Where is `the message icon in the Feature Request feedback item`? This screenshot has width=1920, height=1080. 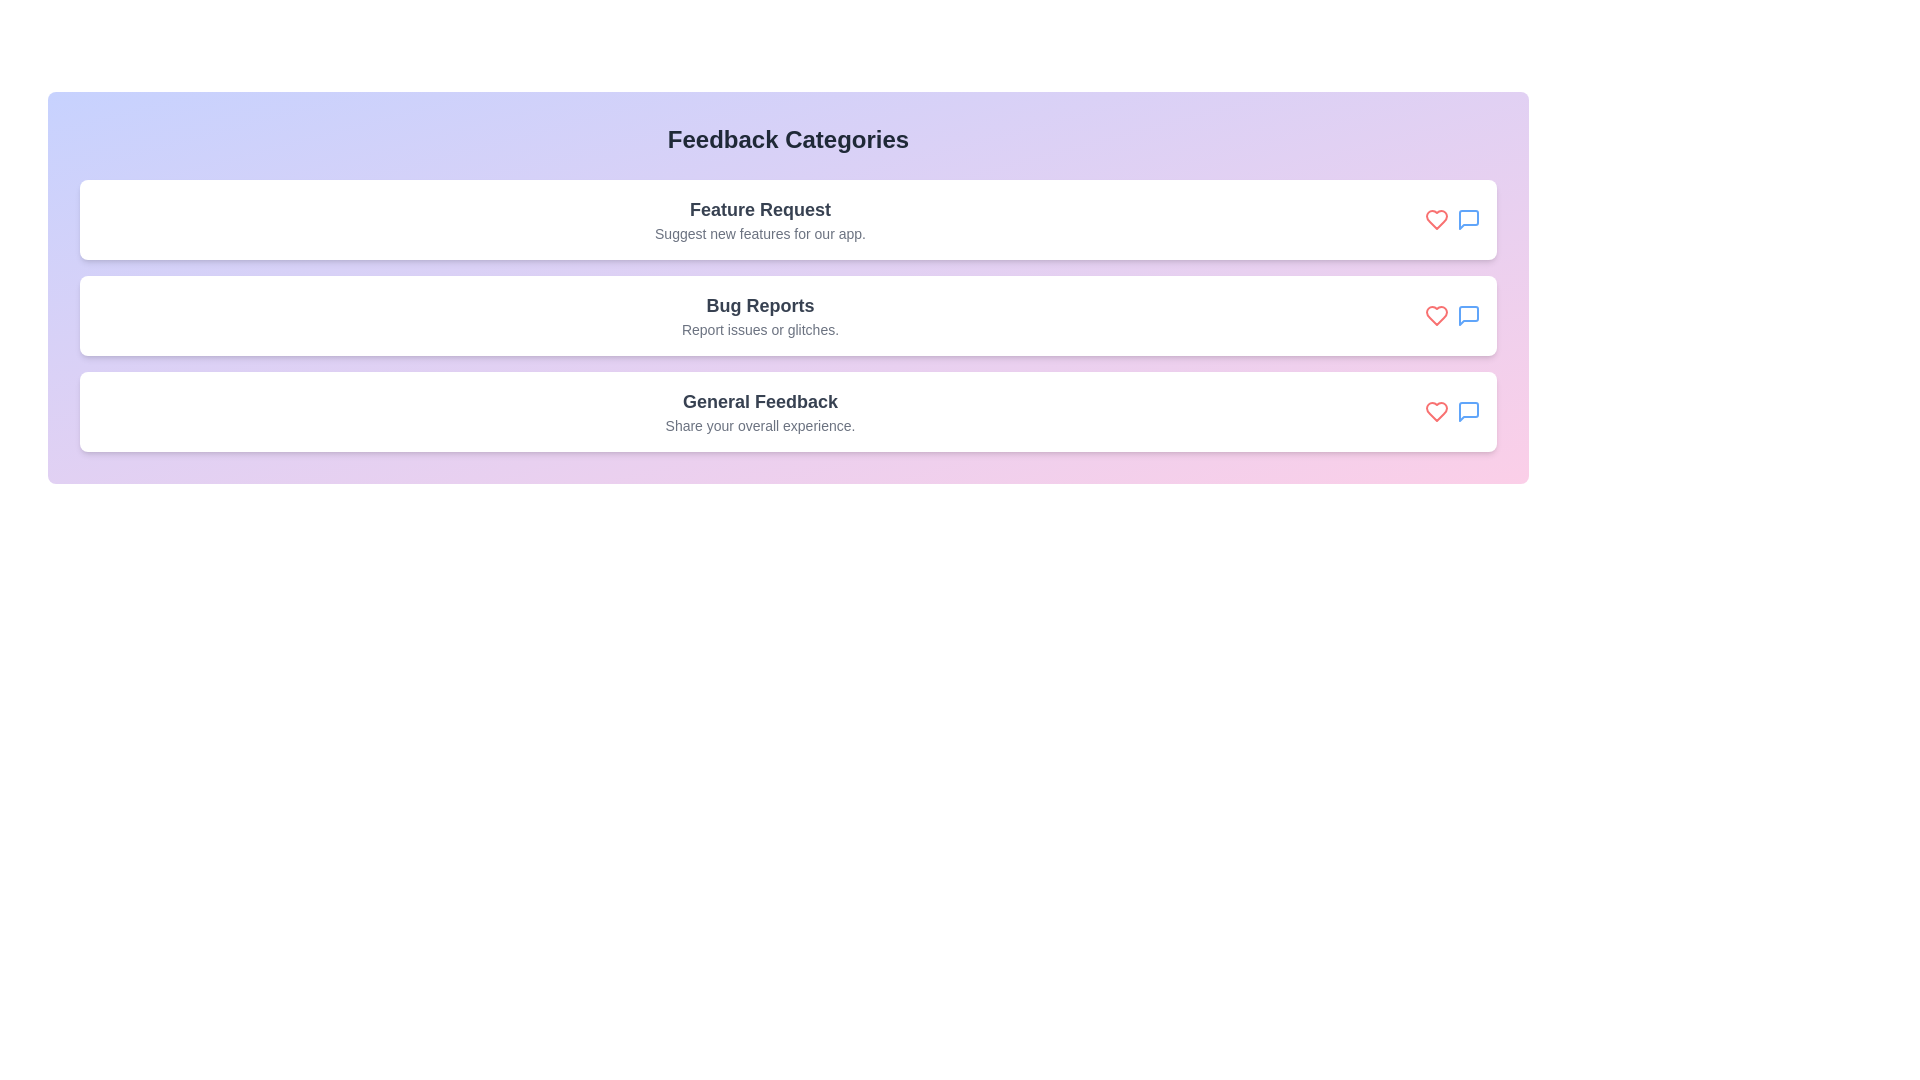 the message icon in the Feature Request feedback item is located at coordinates (1468, 219).